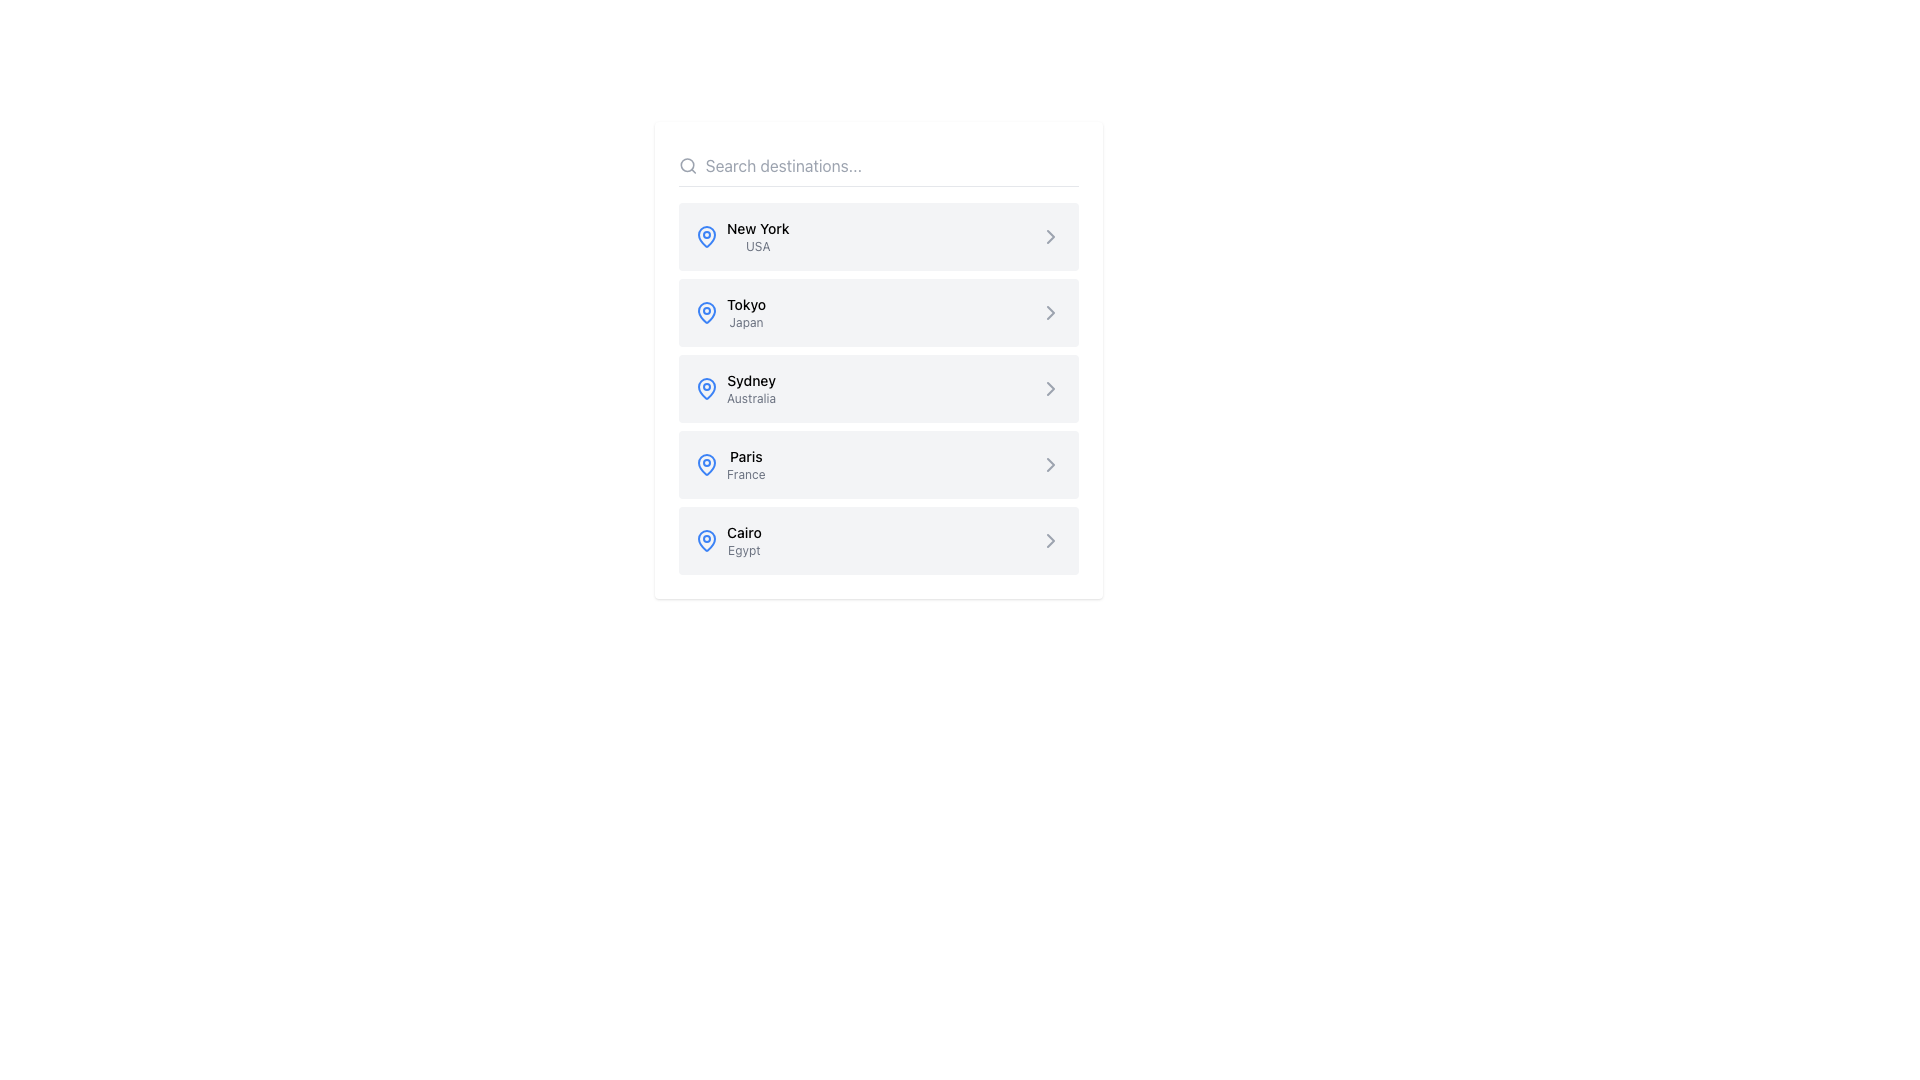 The height and width of the screenshot is (1080, 1920). Describe the element at coordinates (878, 389) in the screenshot. I see `the third list item for 'Sydney, Australia', positioned between 'Tokyo, Japan' and 'Paris, France'` at that location.